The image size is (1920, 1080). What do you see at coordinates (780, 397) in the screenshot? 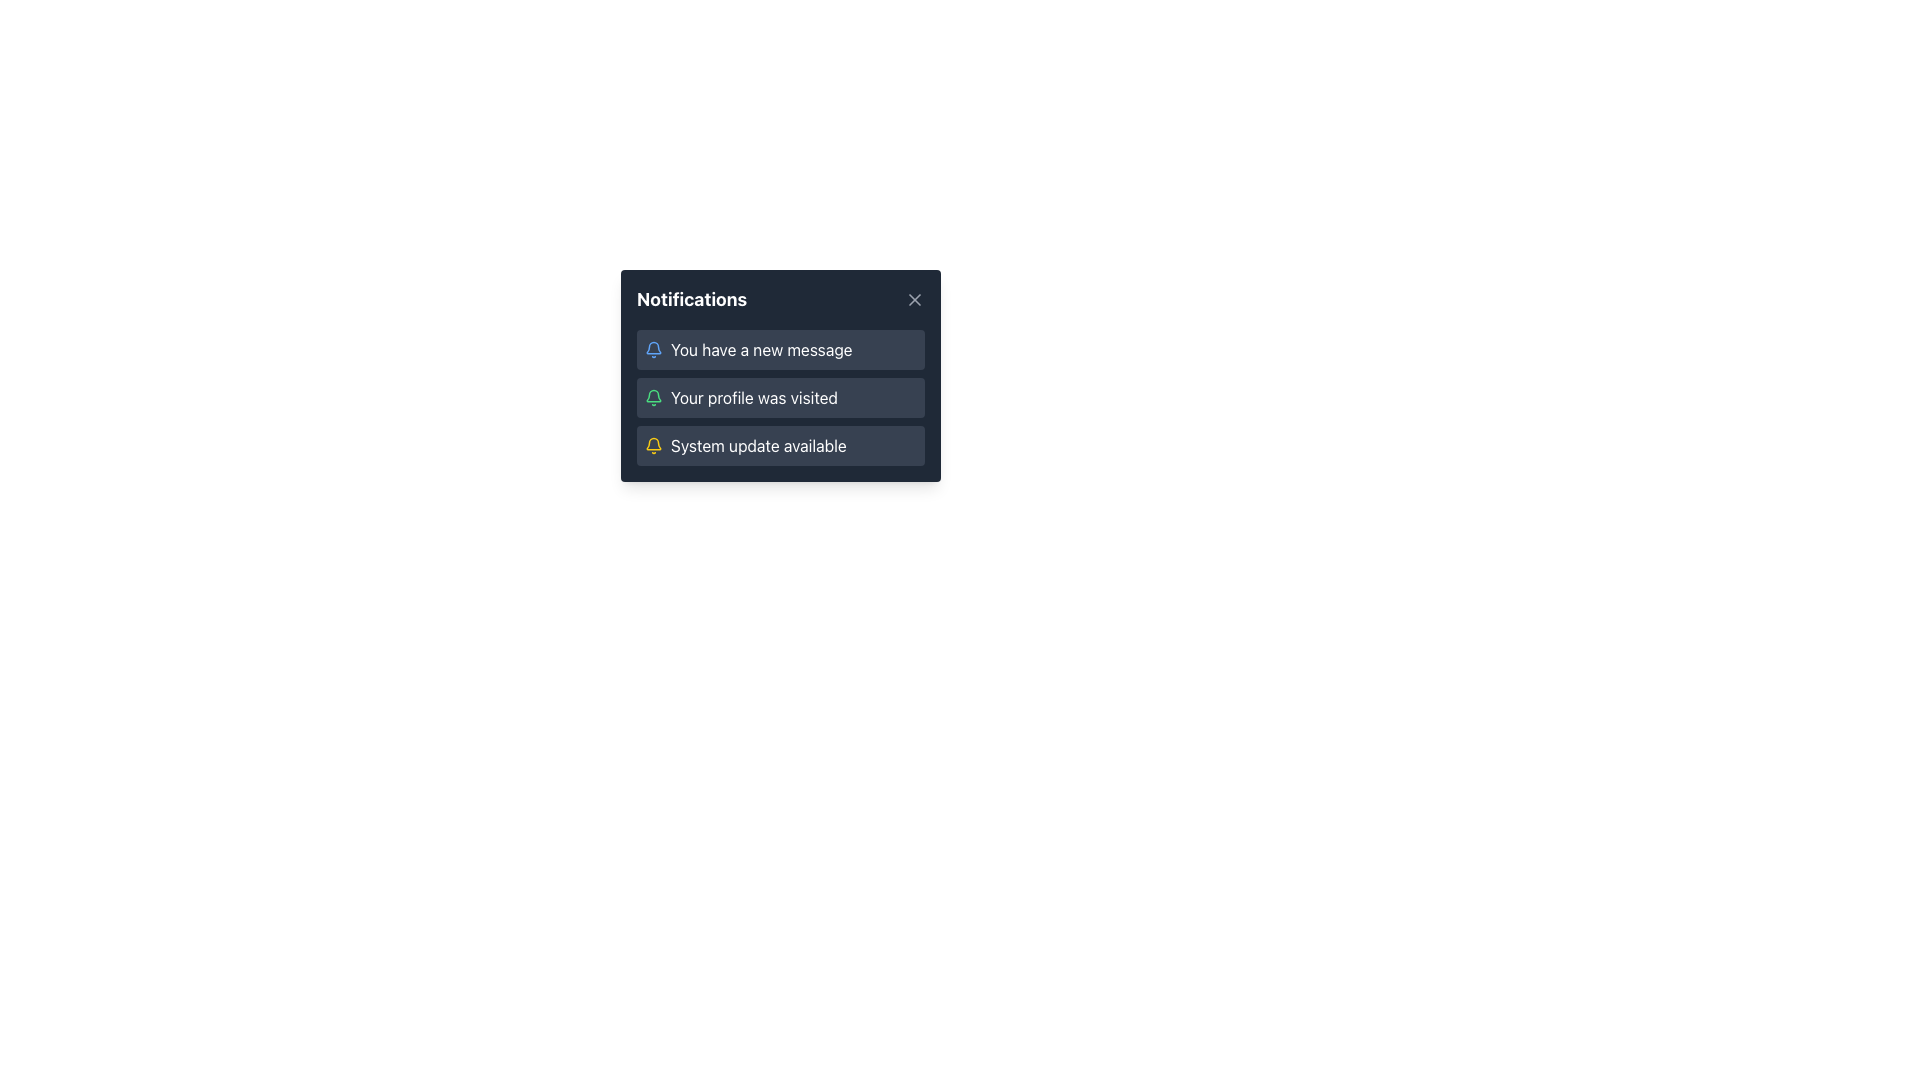
I see `the second notification entry in the notification panel that indicates the user's profile has been visited` at bounding box center [780, 397].